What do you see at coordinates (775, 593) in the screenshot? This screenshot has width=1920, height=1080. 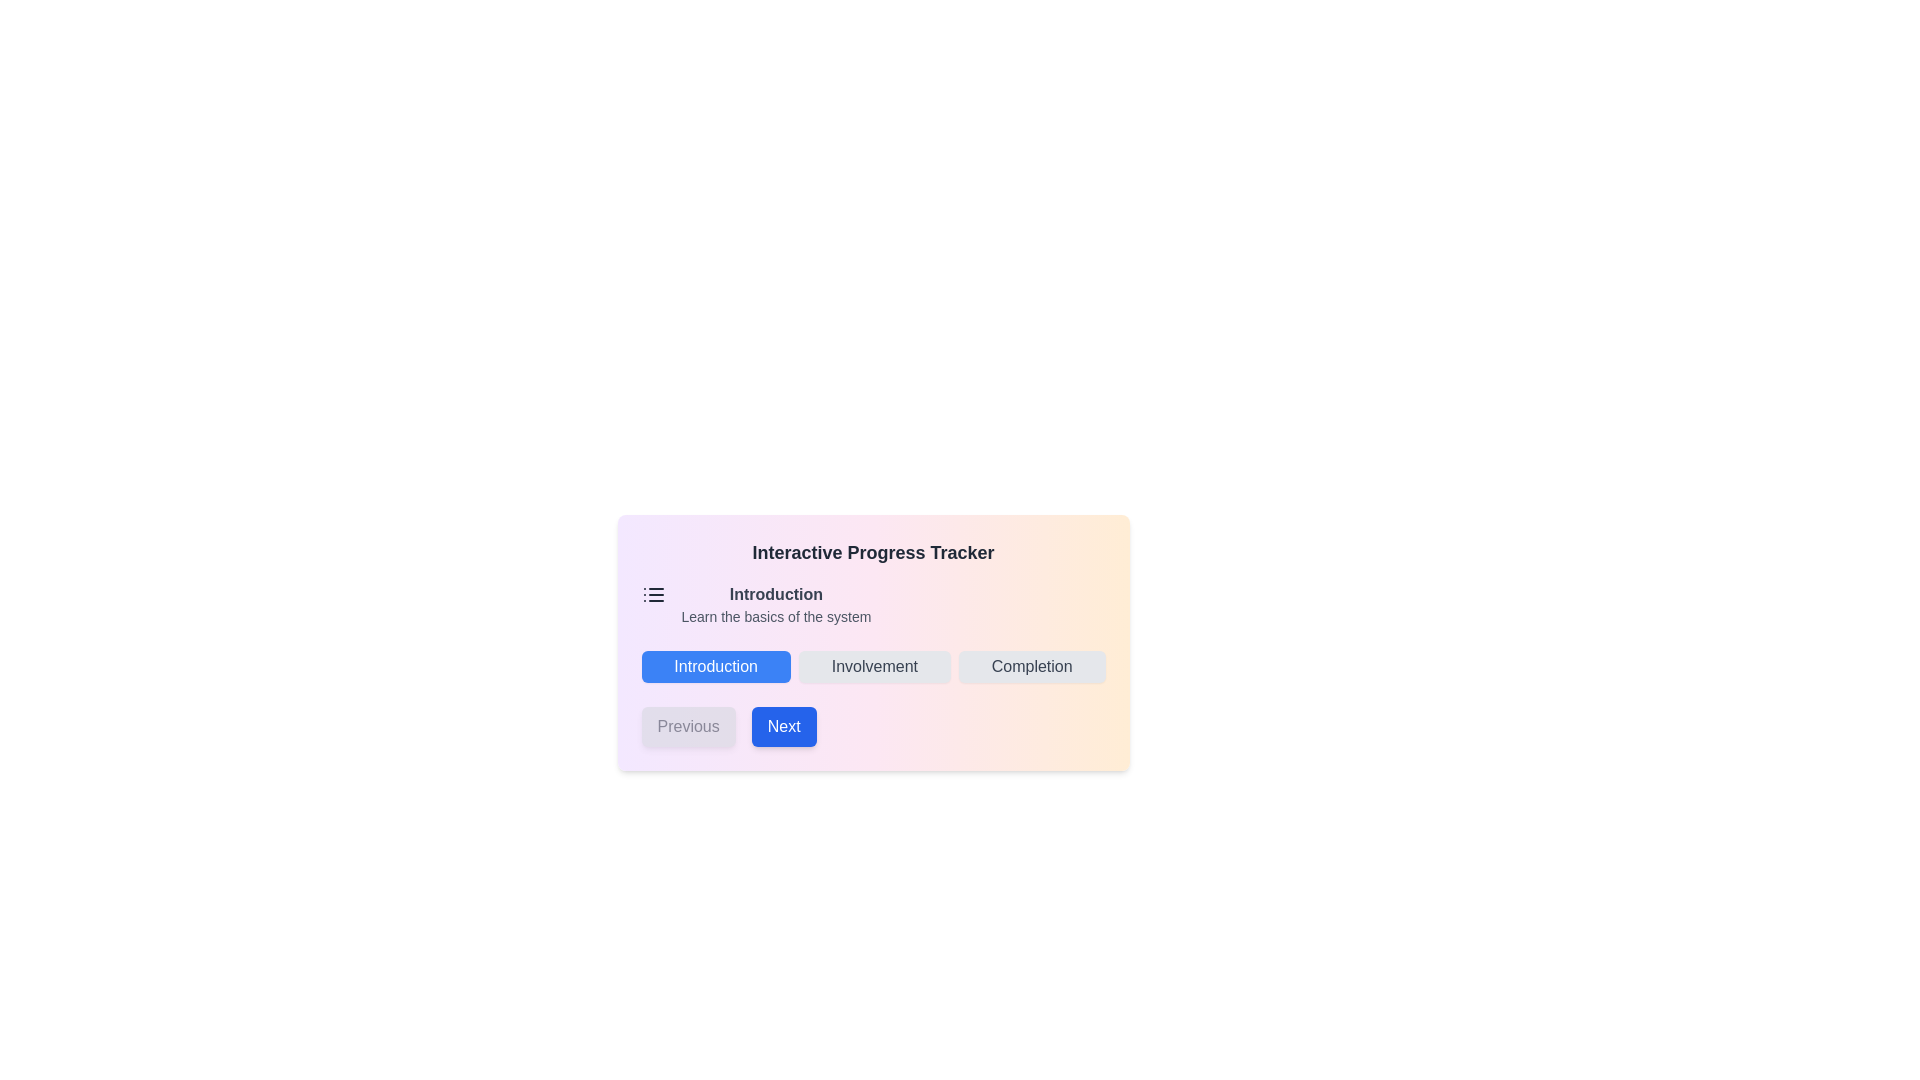 I see `the Text Label that serves as a heading for the accompanying information in the Interactive Progress Tracker section` at bounding box center [775, 593].